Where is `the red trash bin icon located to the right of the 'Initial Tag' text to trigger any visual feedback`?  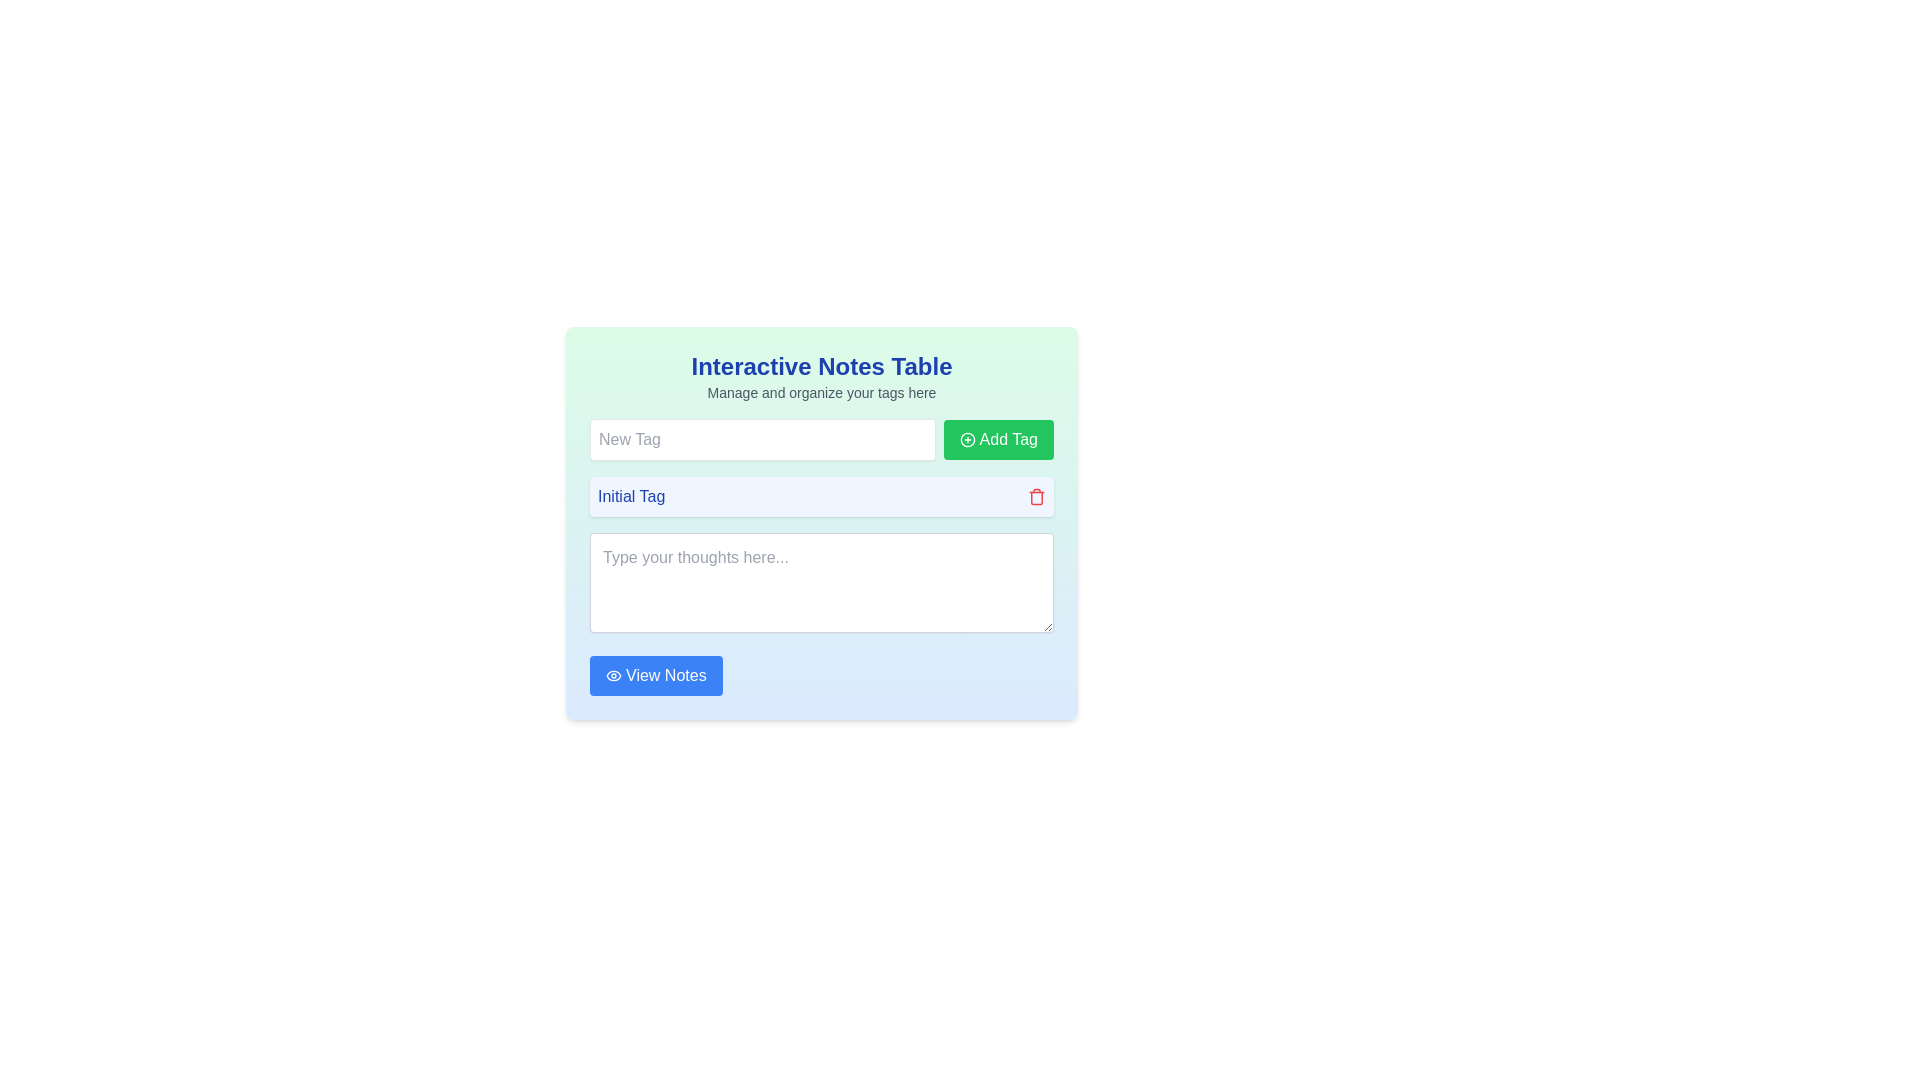 the red trash bin icon located to the right of the 'Initial Tag' text to trigger any visual feedback is located at coordinates (1036, 496).